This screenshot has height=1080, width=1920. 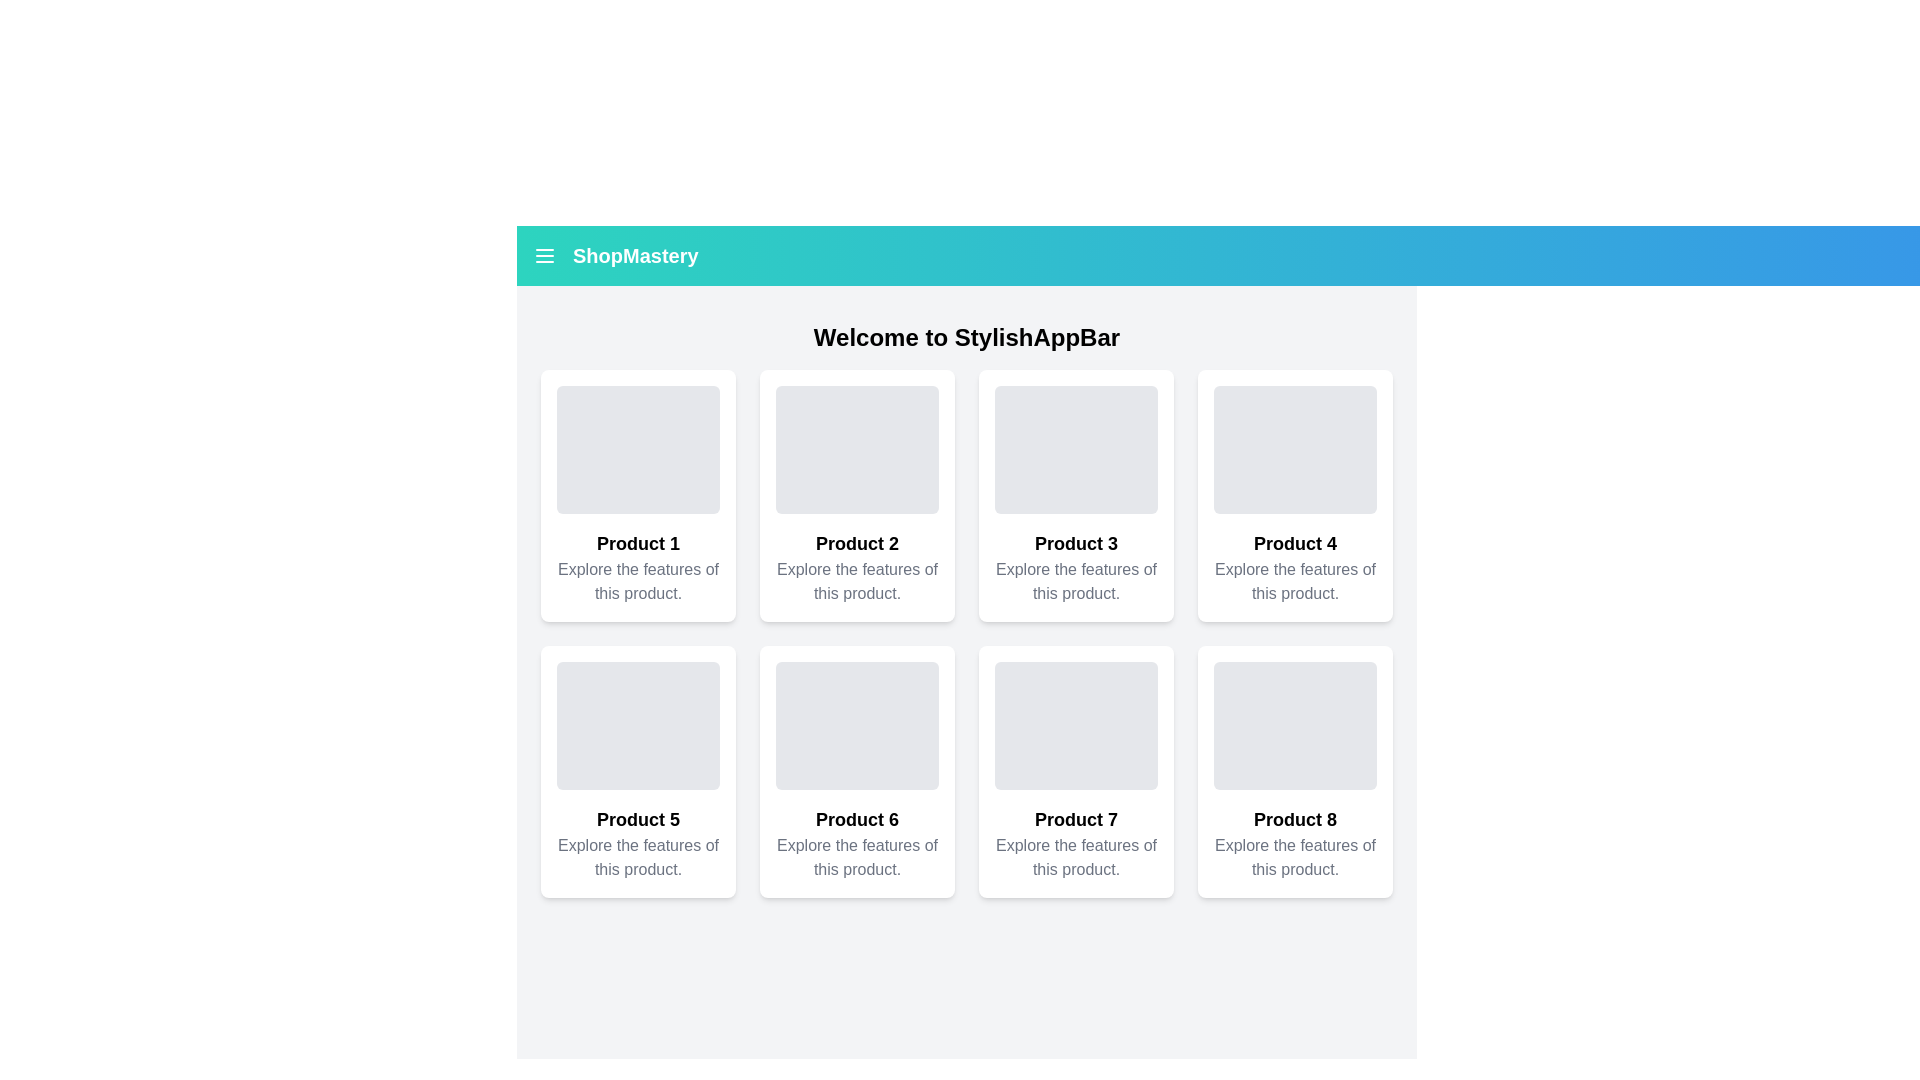 What do you see at coordinates (1295, 450) in the screenshot?
I see `the rectangular placeholder image with a light gray background located at the top of the 'Product 4' card in the fourth column of the grid layout` at bounding box center [1295, 450].